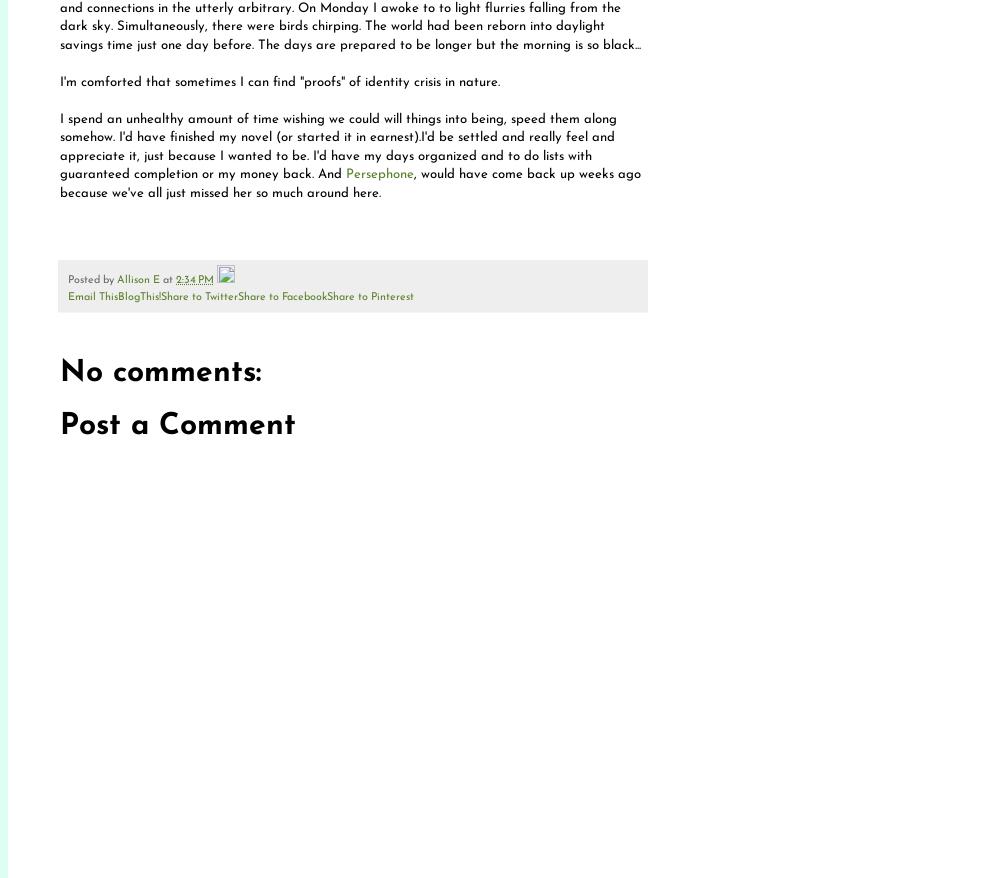 The height and width of the screenshot is (878, 988). What do you see at coordinates (92, 296) in the screenshot?
I see `'Email This'` at bounding box center [92, 296].